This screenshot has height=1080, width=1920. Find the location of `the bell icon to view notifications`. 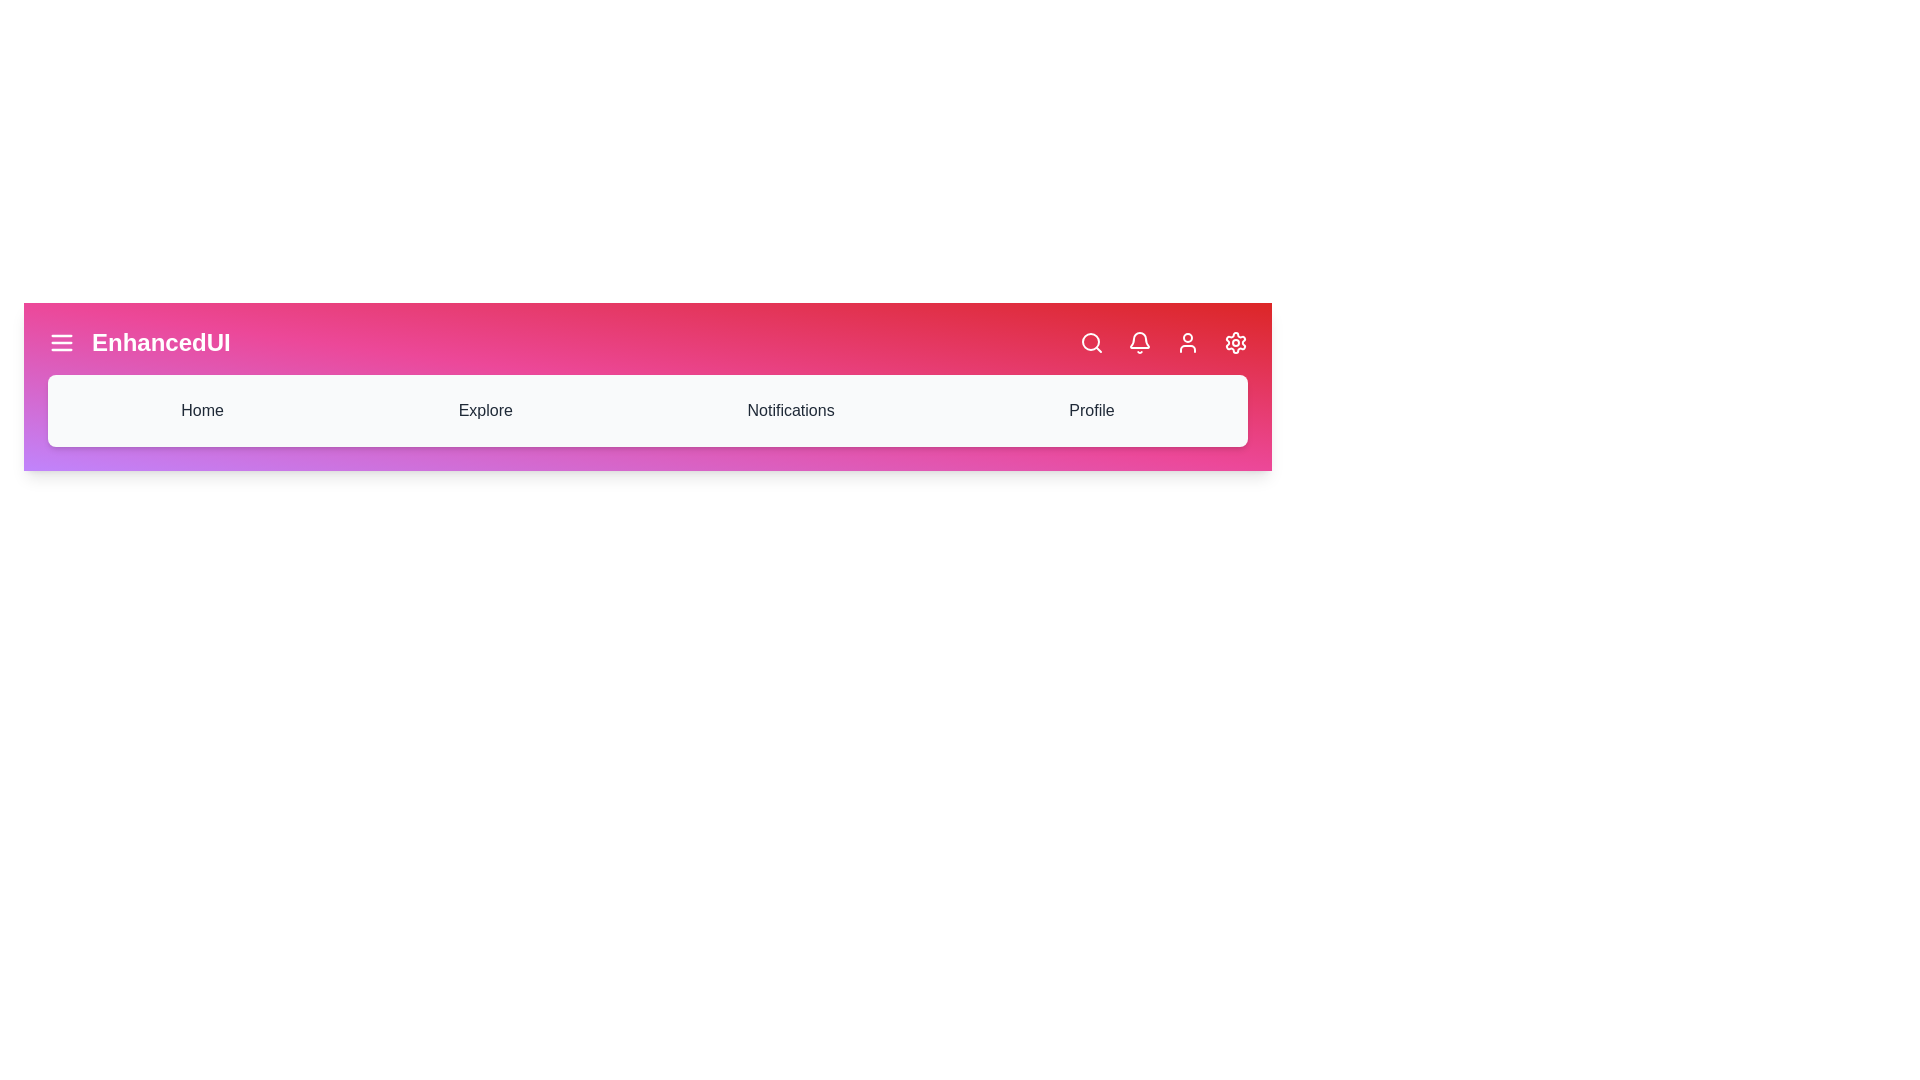

the bell icon to view notifications is located at coordinates (1140, 342).